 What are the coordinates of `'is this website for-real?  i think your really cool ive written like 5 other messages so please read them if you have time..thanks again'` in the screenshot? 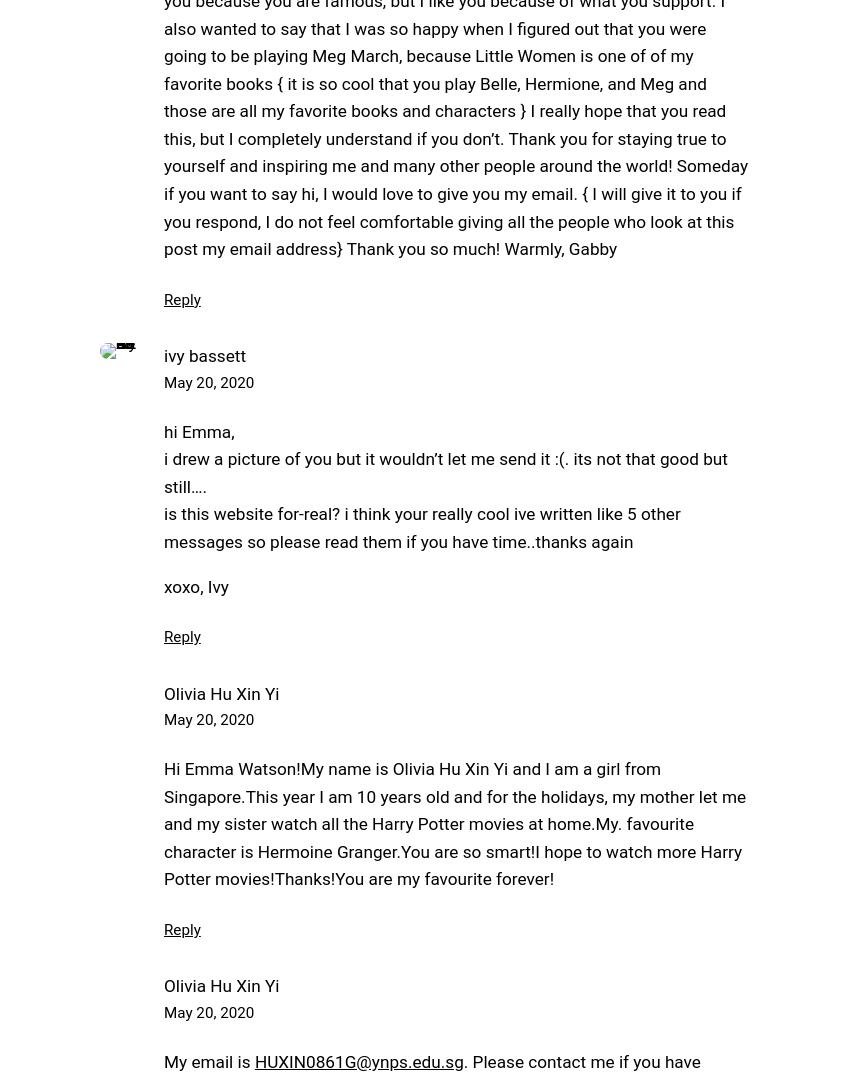 It's located at (422, 527).